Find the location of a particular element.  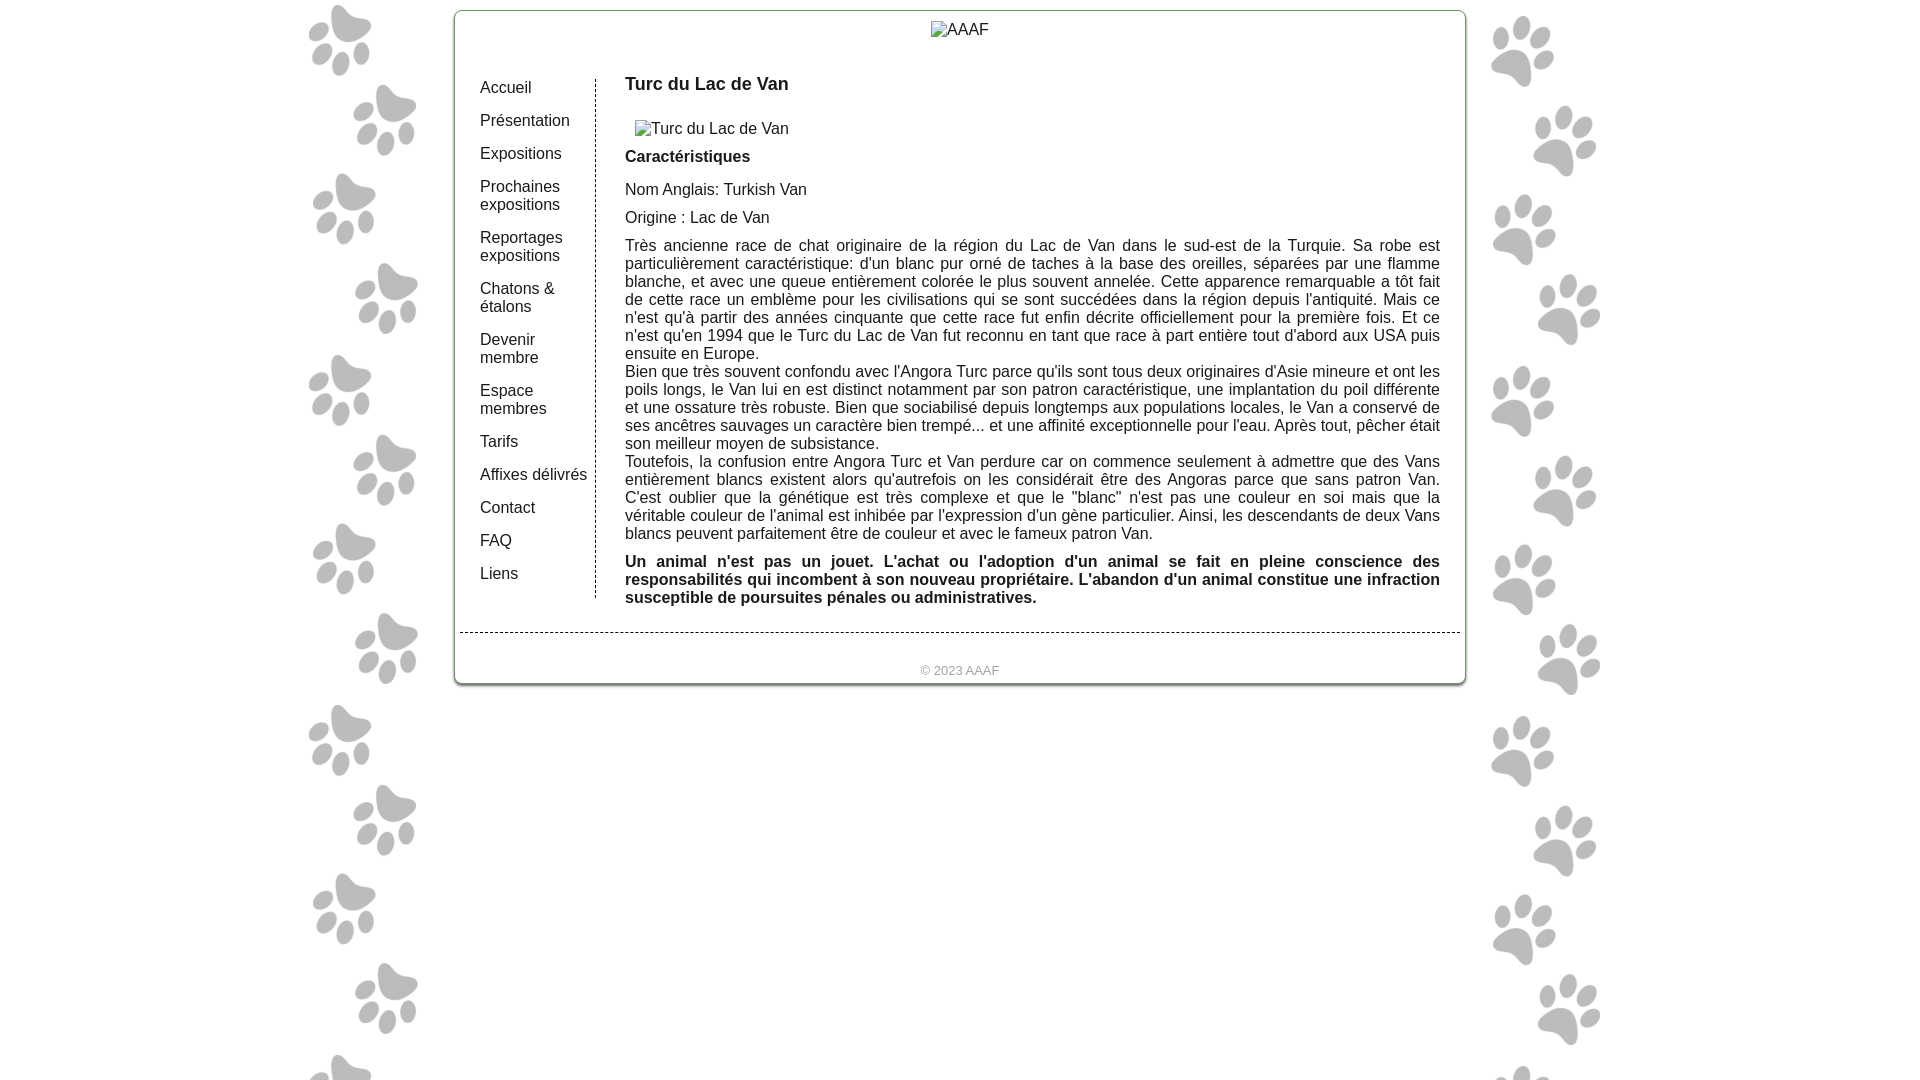

'Reportages expositions' is located at coordinates (521, 245).